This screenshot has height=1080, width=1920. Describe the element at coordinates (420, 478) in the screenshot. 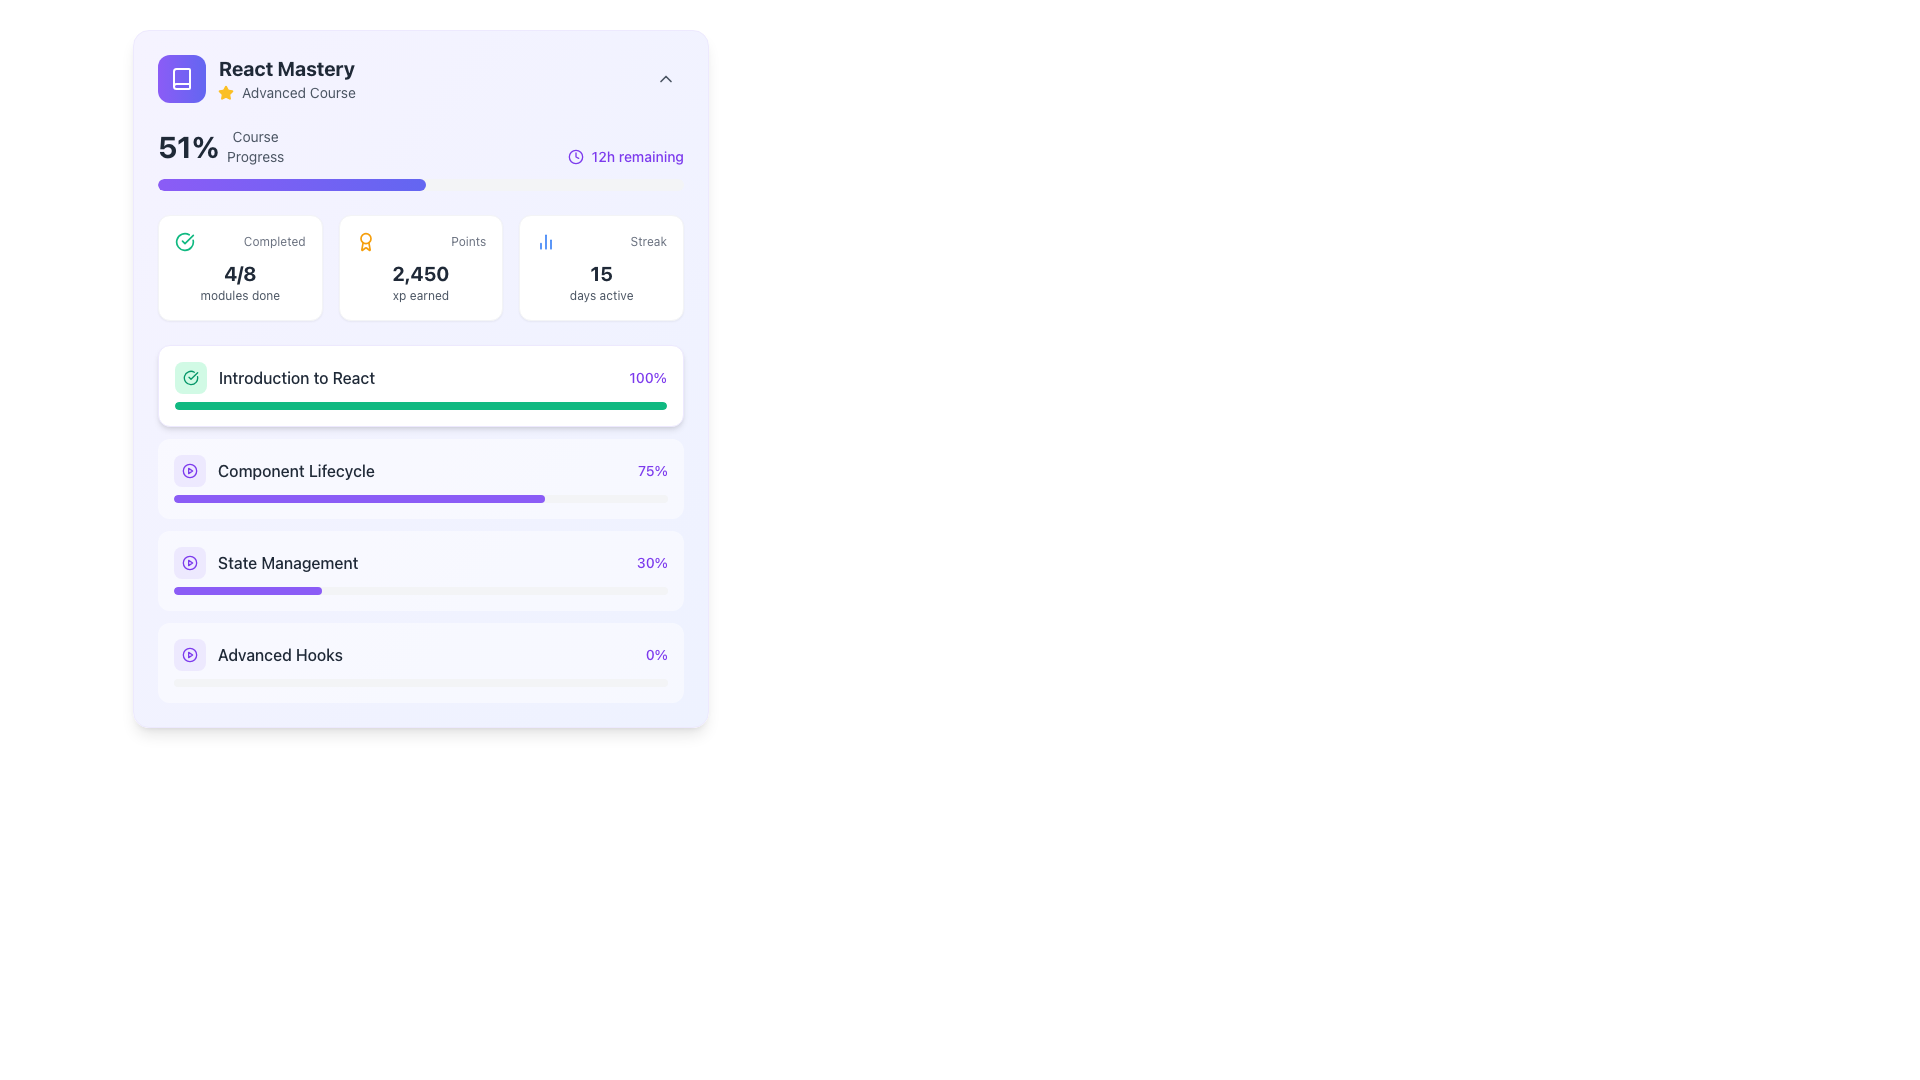

I see `to select the second list item with a progress indicator for the 'Component Lifecycle' module, which is located below 'Introduction to React' and above 'State Management'` at that location.